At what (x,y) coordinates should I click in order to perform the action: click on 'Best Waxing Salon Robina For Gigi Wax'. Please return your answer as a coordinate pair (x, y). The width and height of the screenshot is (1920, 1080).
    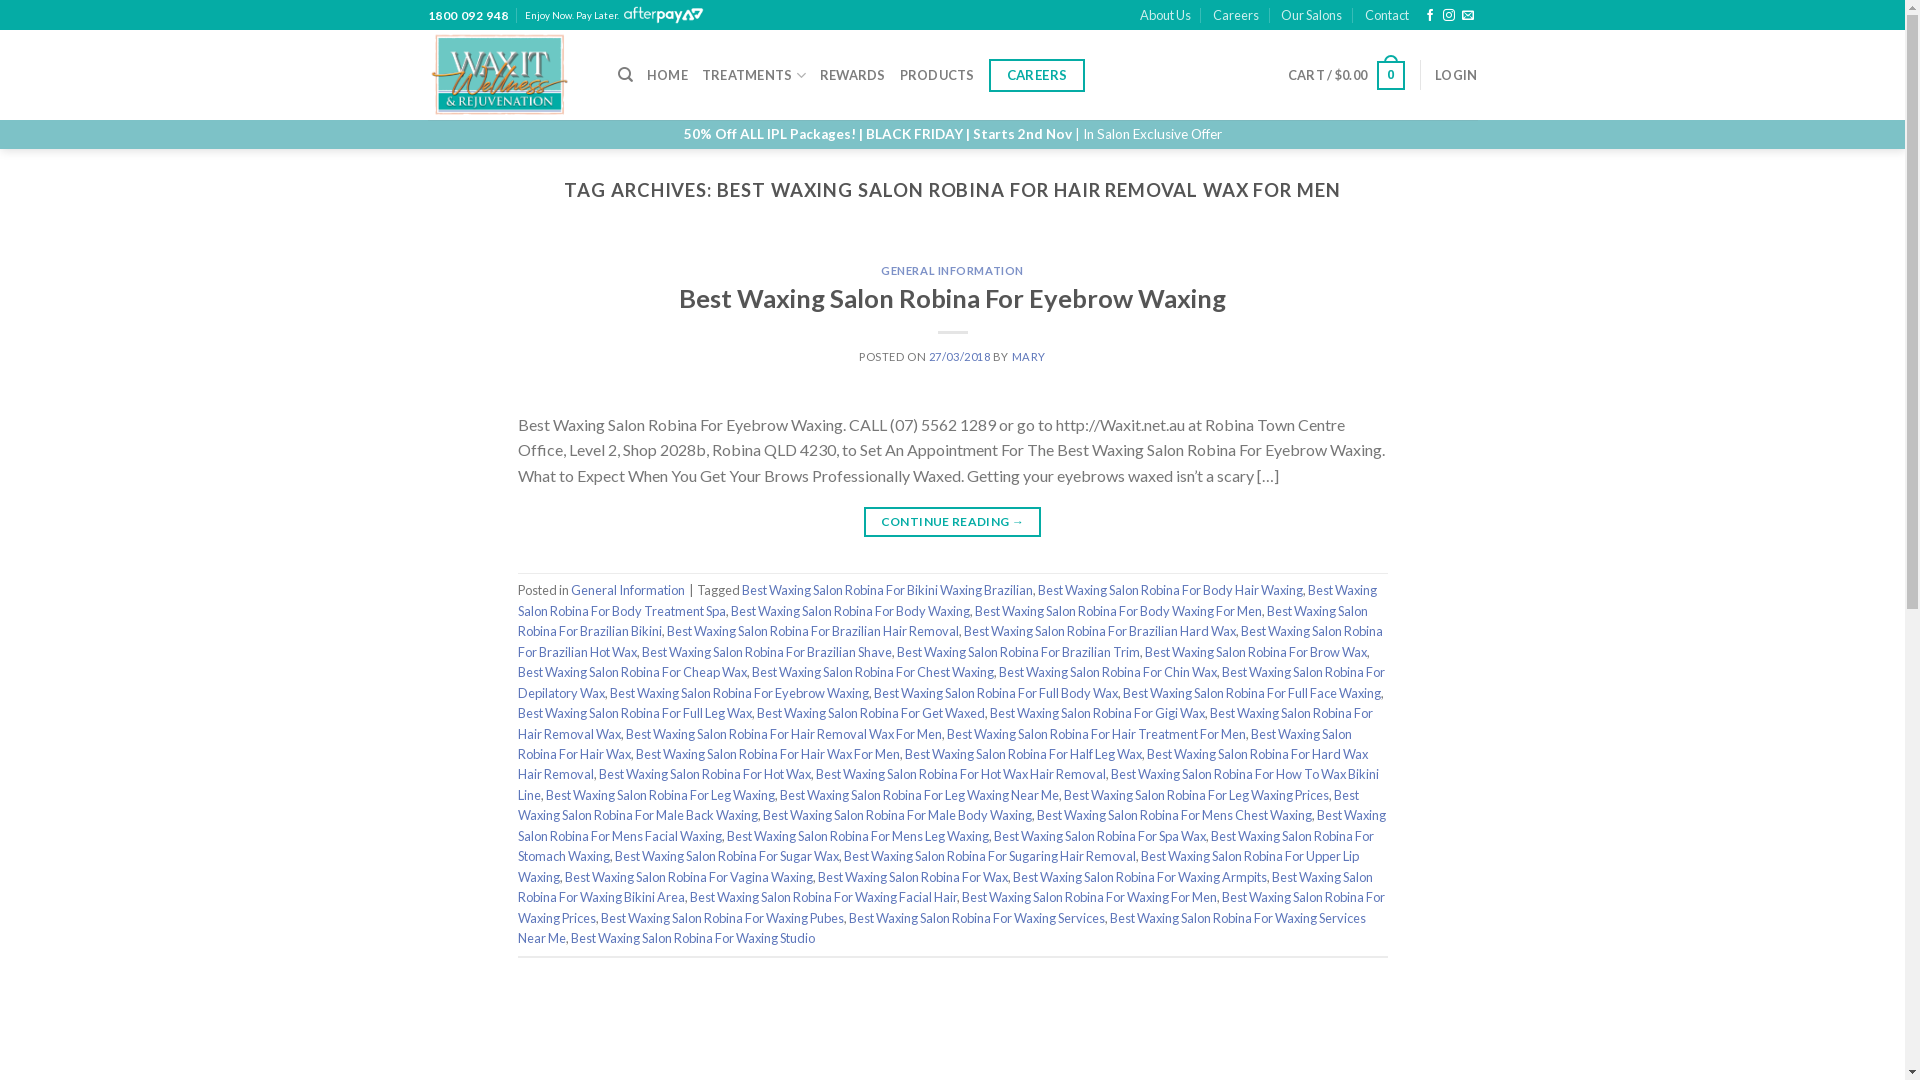
    Looking at the image, I should click on (1096, 712).